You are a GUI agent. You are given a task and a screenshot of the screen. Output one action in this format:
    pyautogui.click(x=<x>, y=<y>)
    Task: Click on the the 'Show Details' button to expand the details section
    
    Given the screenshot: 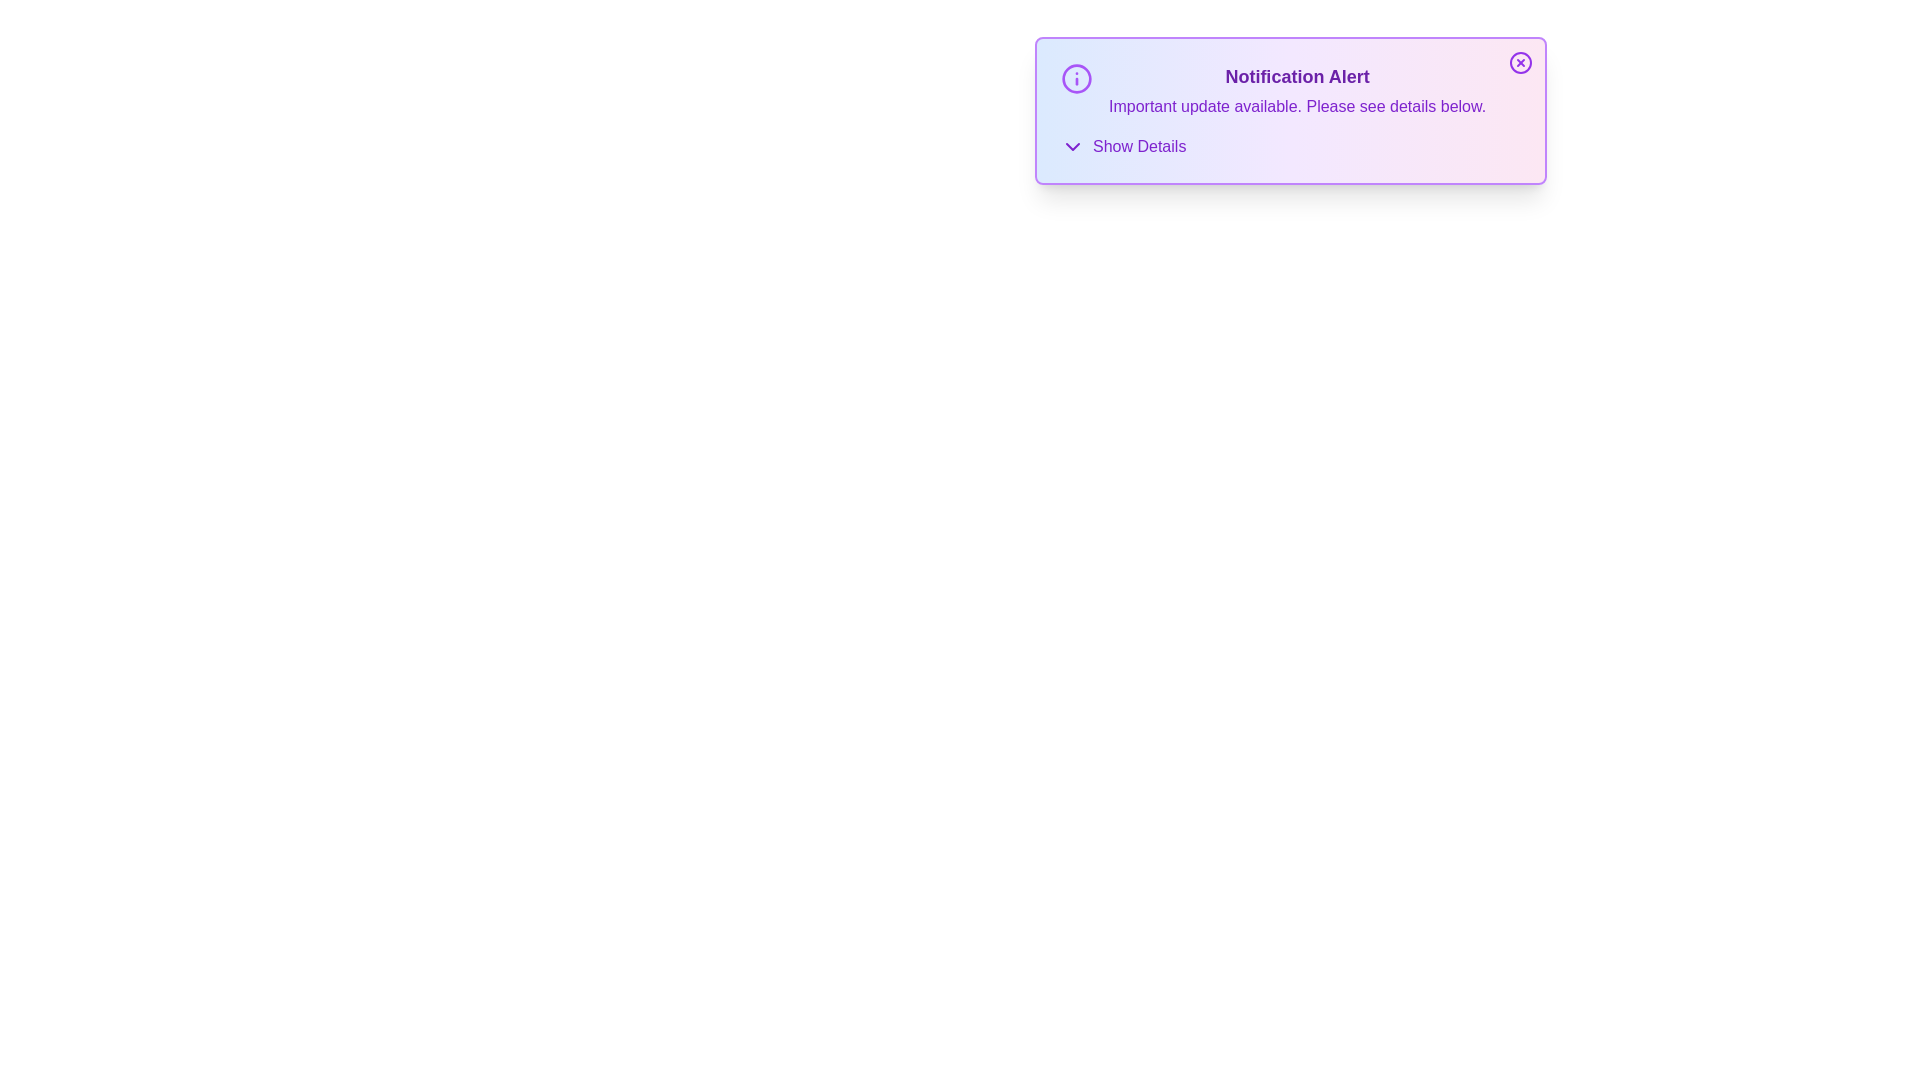 What is the action you would take?
    pyautogui.click(x=1123, y=145)
    